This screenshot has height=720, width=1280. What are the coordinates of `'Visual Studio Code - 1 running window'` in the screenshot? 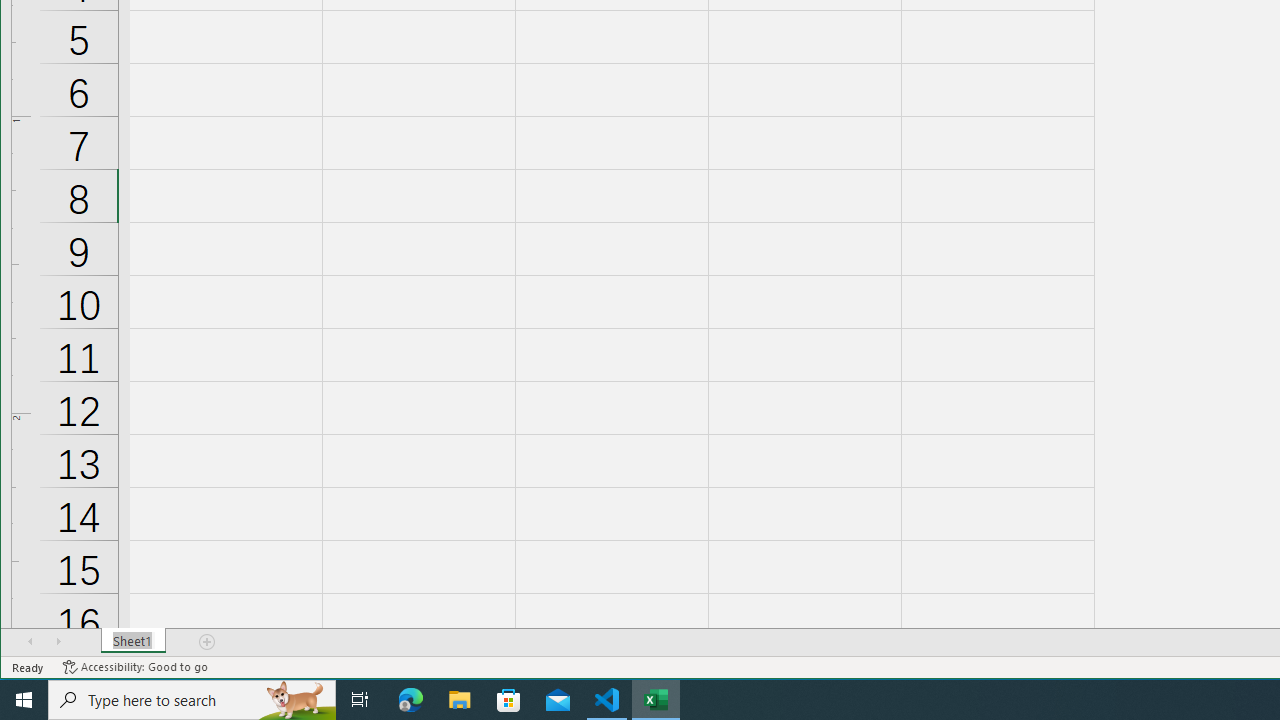 It's located at (606, 698).